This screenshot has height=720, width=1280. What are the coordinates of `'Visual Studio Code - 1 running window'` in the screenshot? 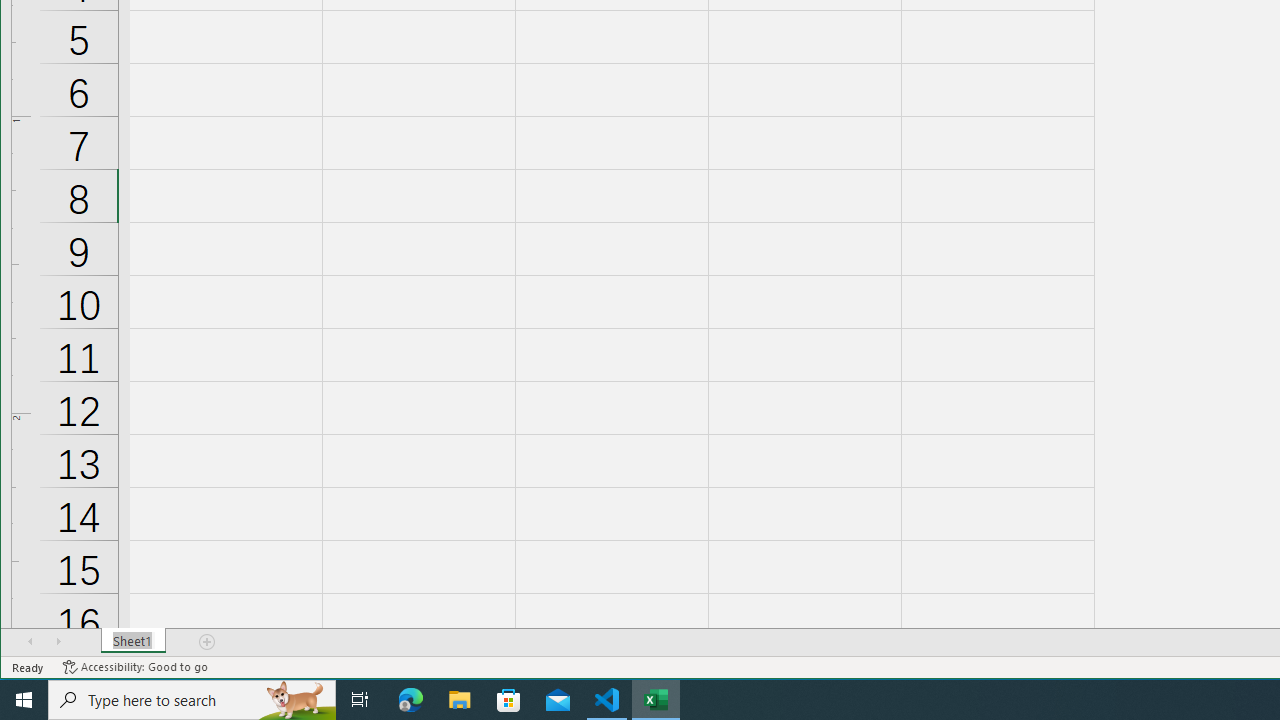 It's located at (606, 698).